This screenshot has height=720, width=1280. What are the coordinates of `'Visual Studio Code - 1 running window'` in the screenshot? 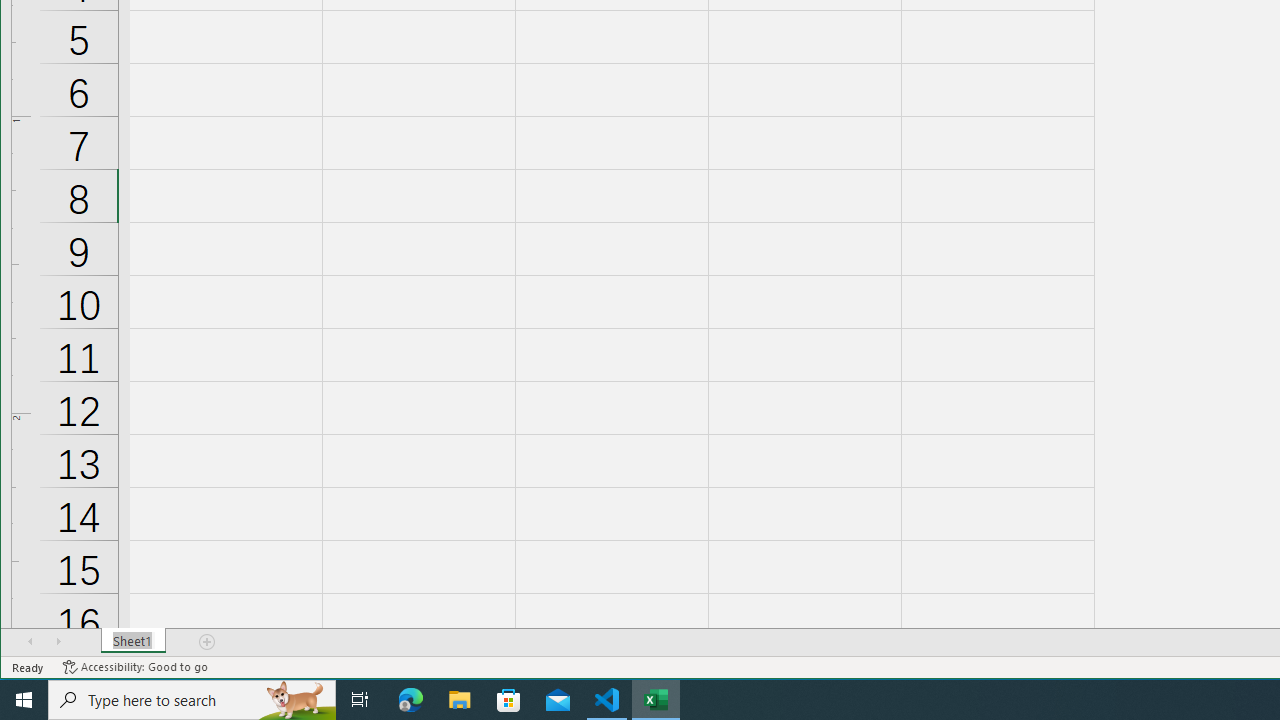 It's located at (606, 698).